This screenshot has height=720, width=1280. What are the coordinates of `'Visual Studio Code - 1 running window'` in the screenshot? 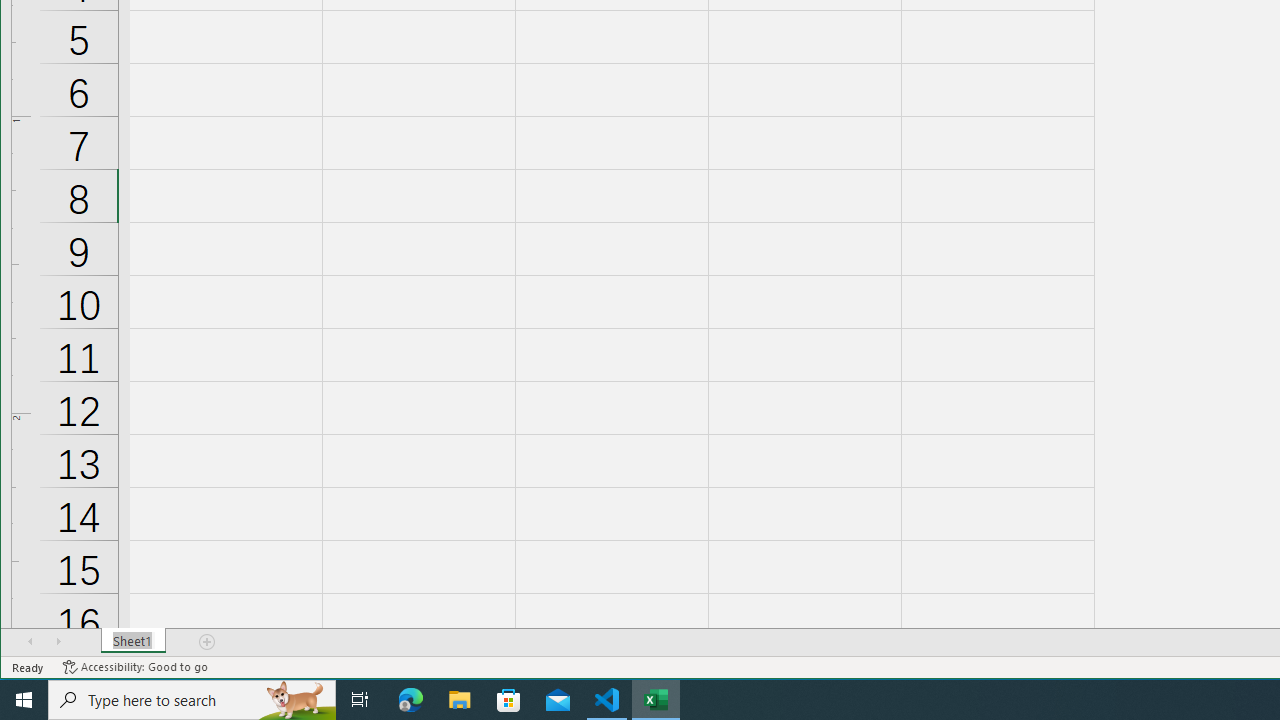 It's located at (606, 698).